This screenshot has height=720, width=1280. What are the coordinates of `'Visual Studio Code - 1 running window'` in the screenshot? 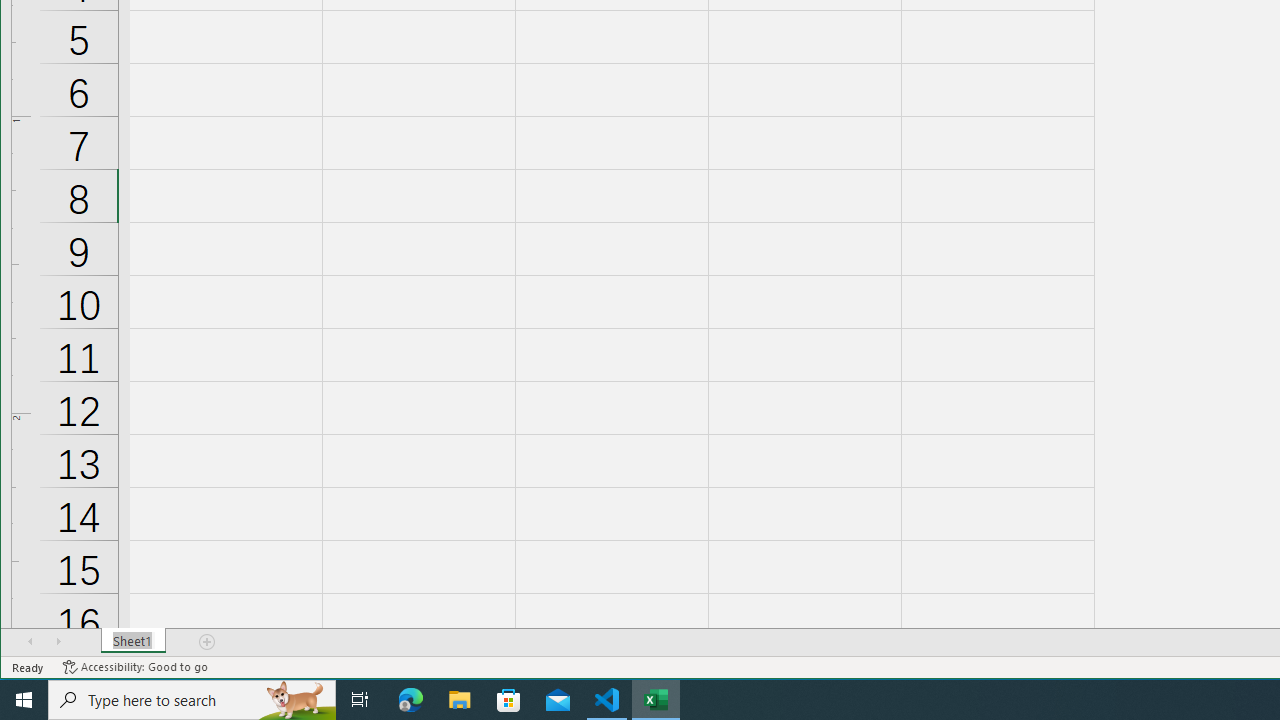 It's located at (606, 698).